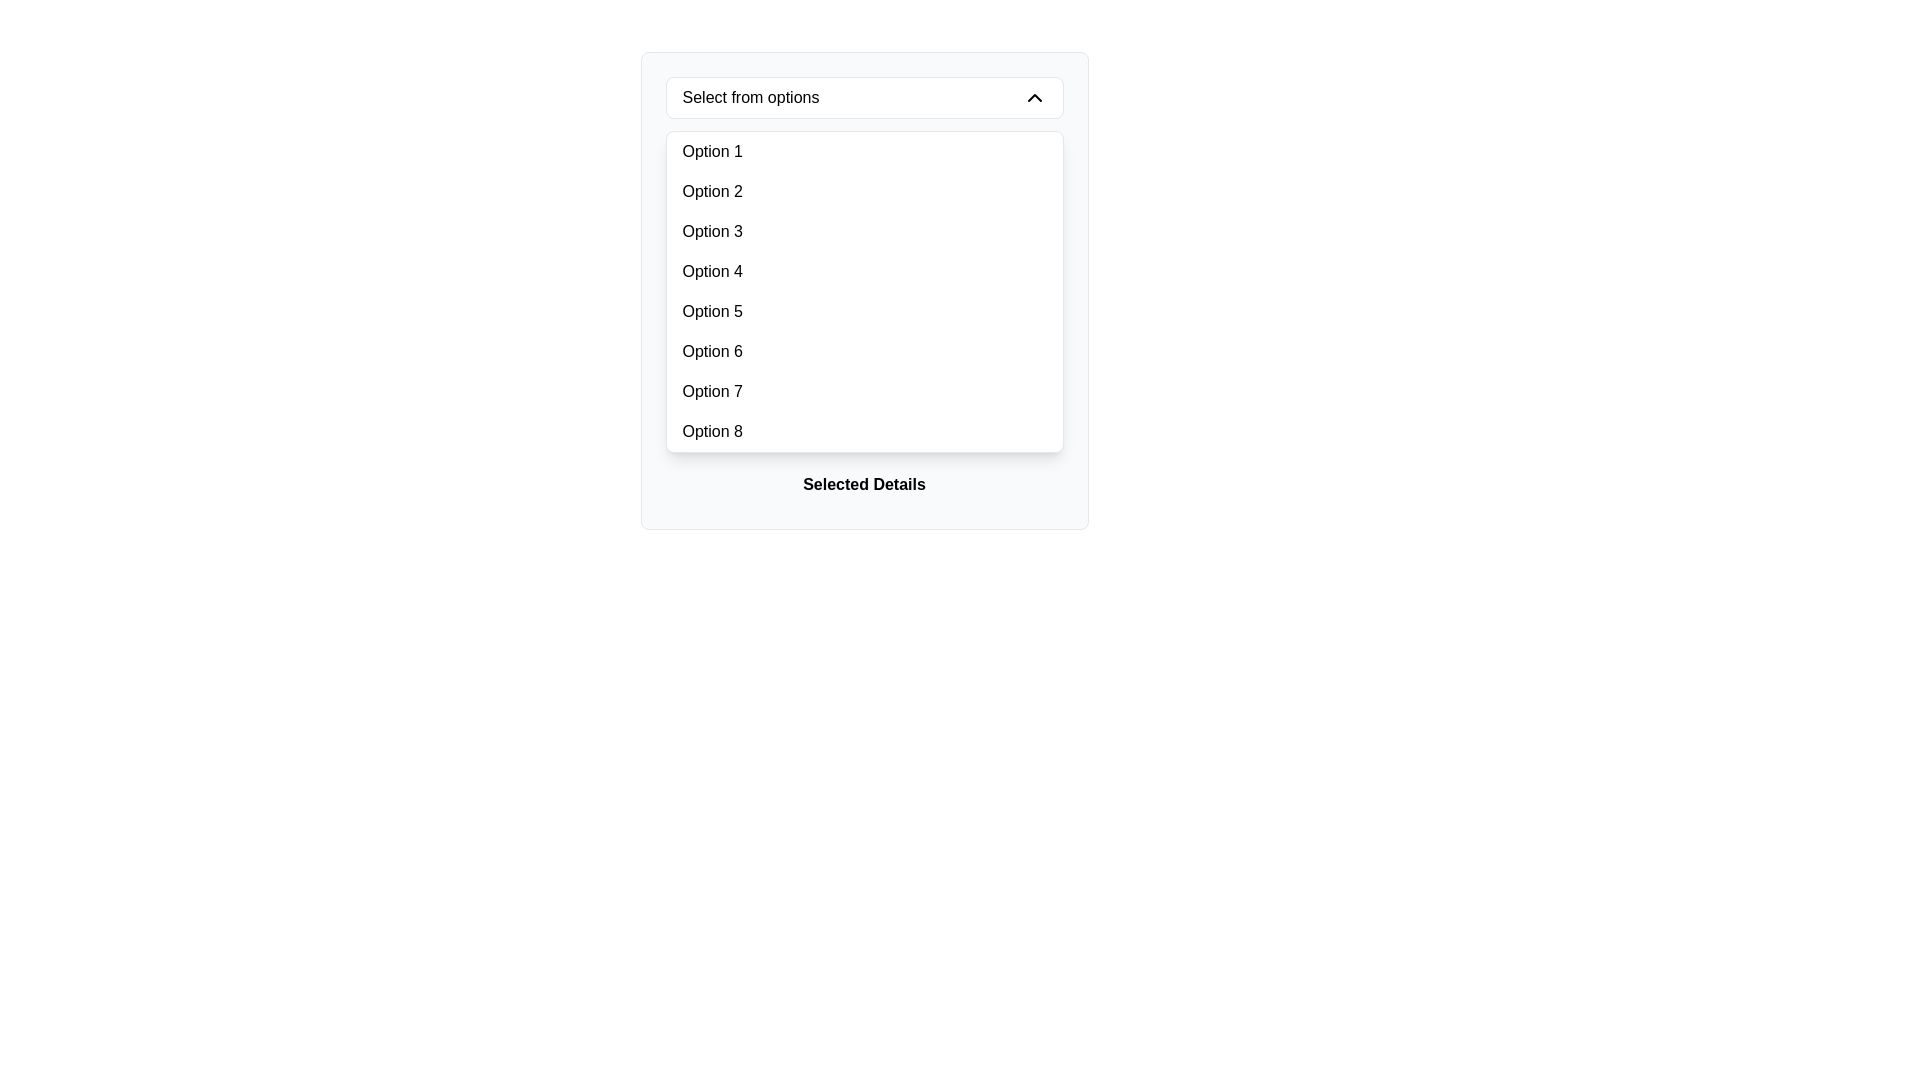 The image size is (1920, 1080). I want to click on the 'Option 4' text label in the dropdown menu, so click(712, 272).